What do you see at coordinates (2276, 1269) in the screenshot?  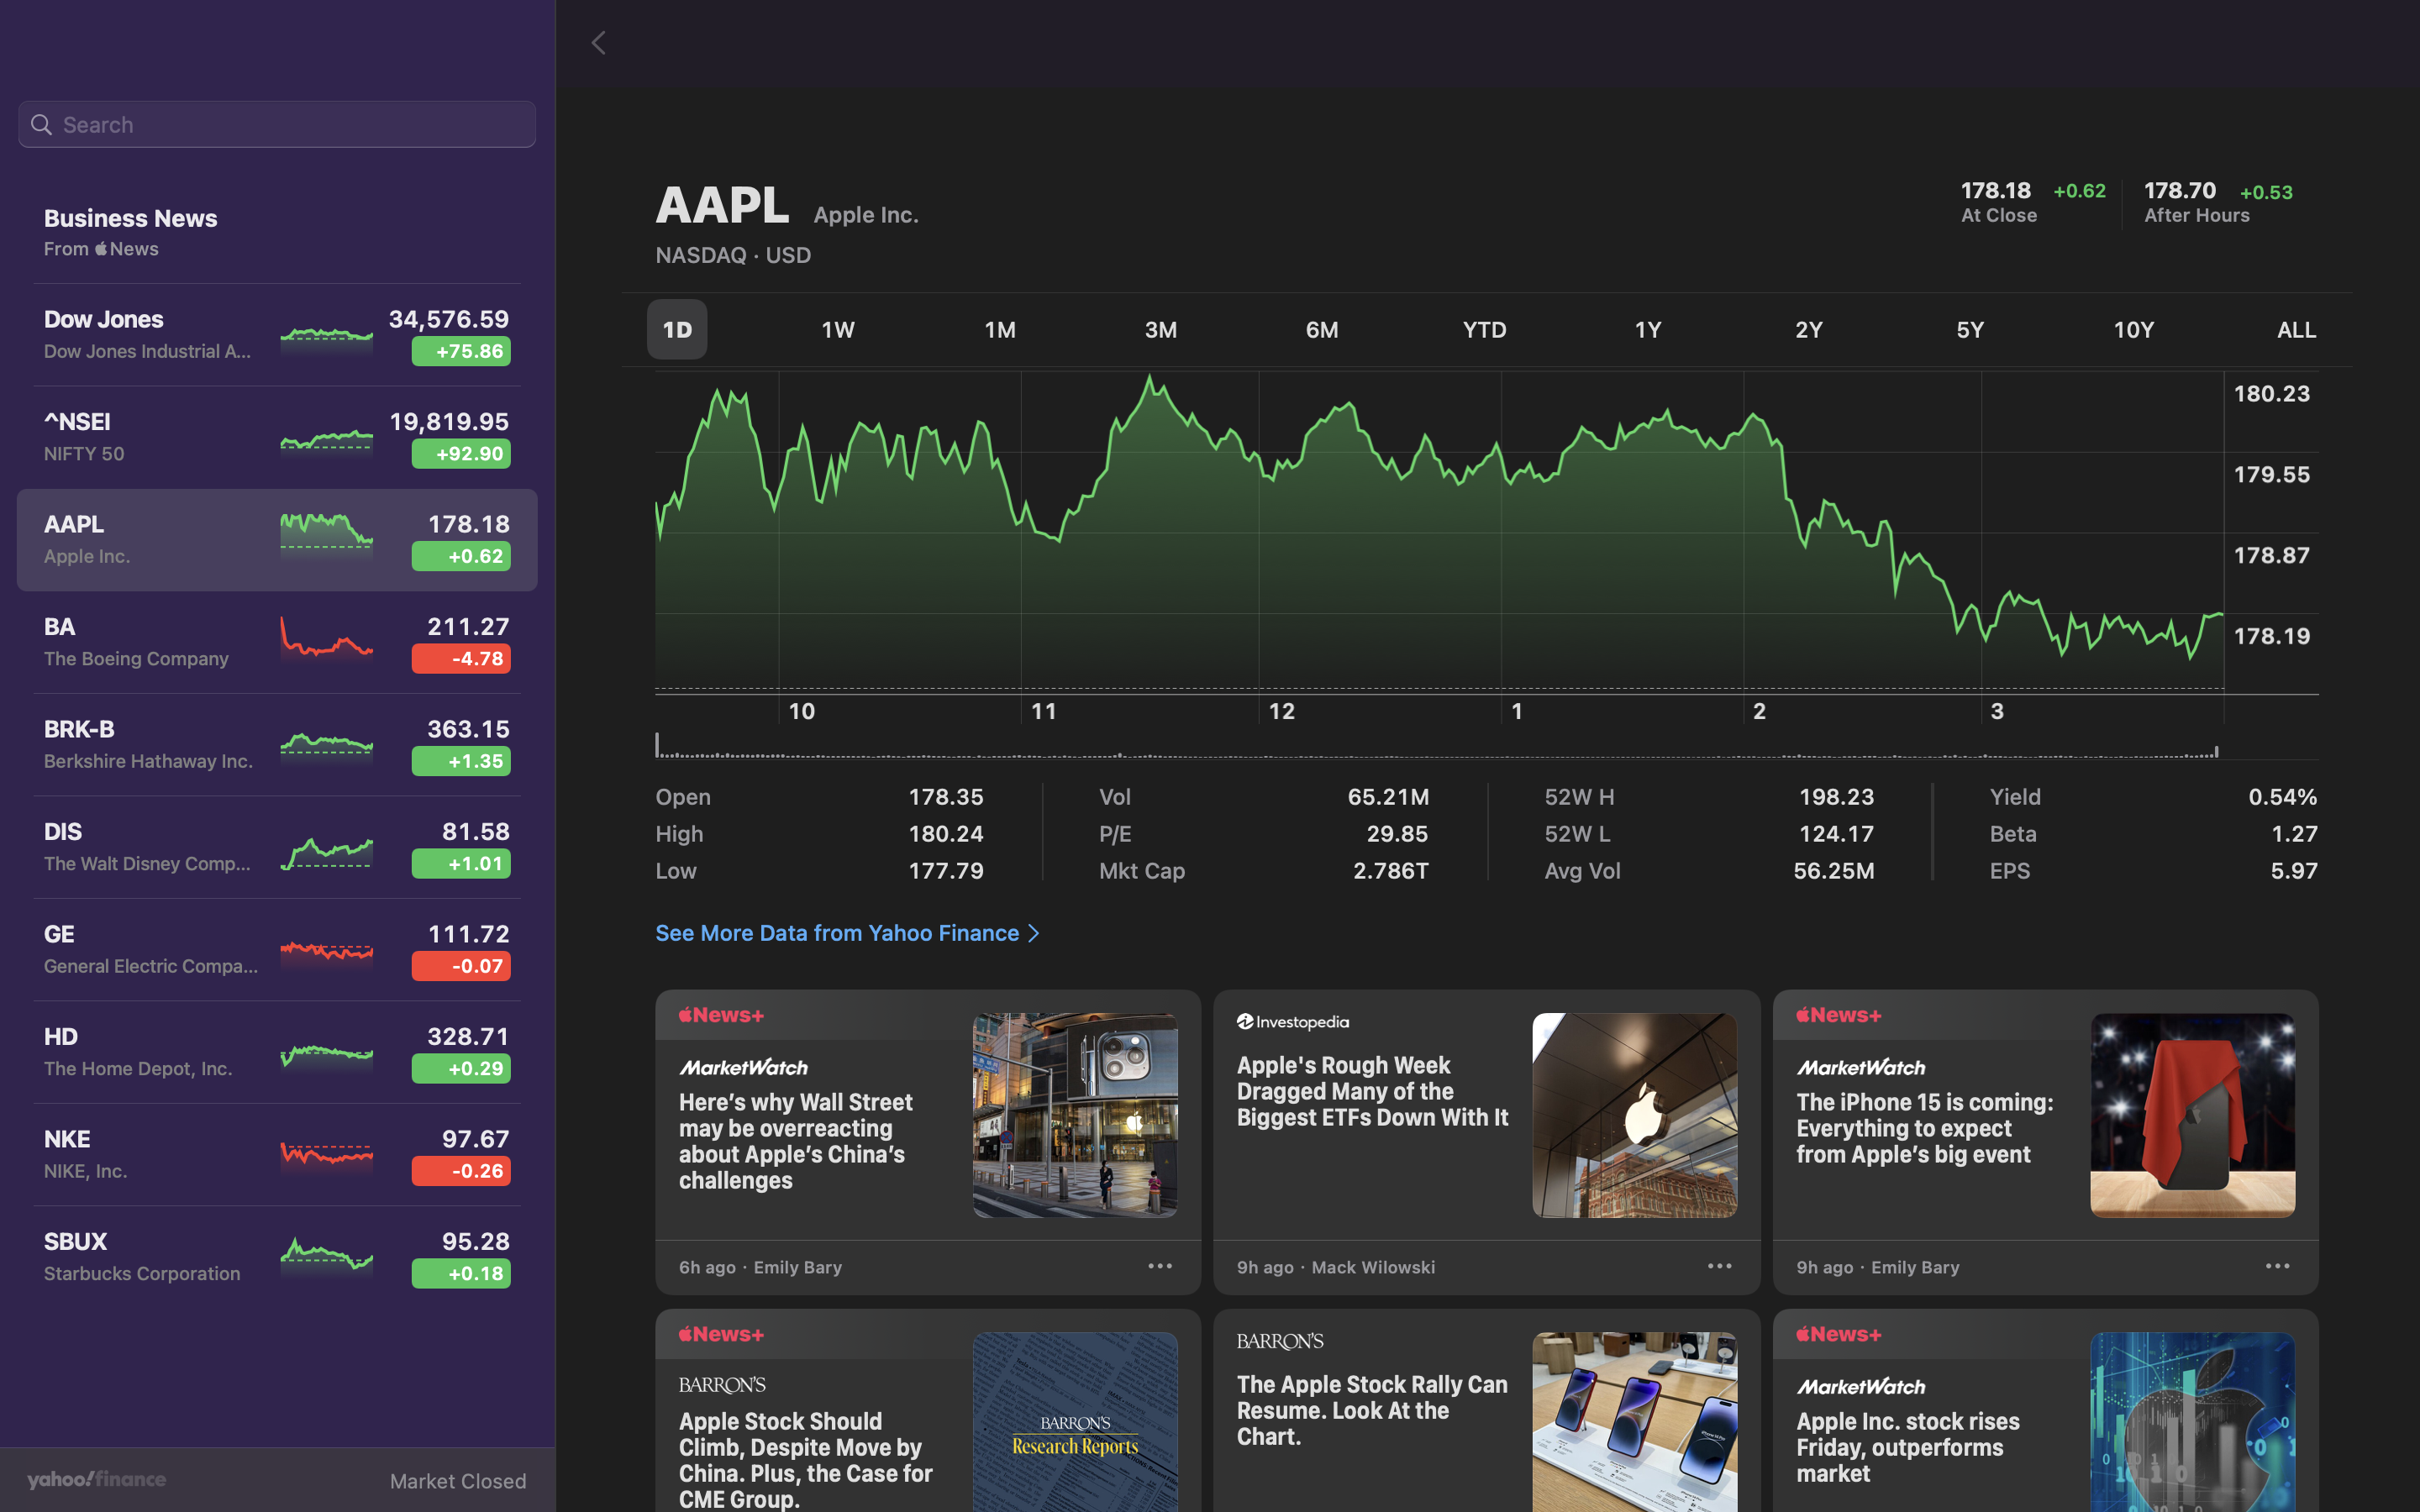 I see `the "3 dots" for more actions` at bounding box center [2276, 1269].